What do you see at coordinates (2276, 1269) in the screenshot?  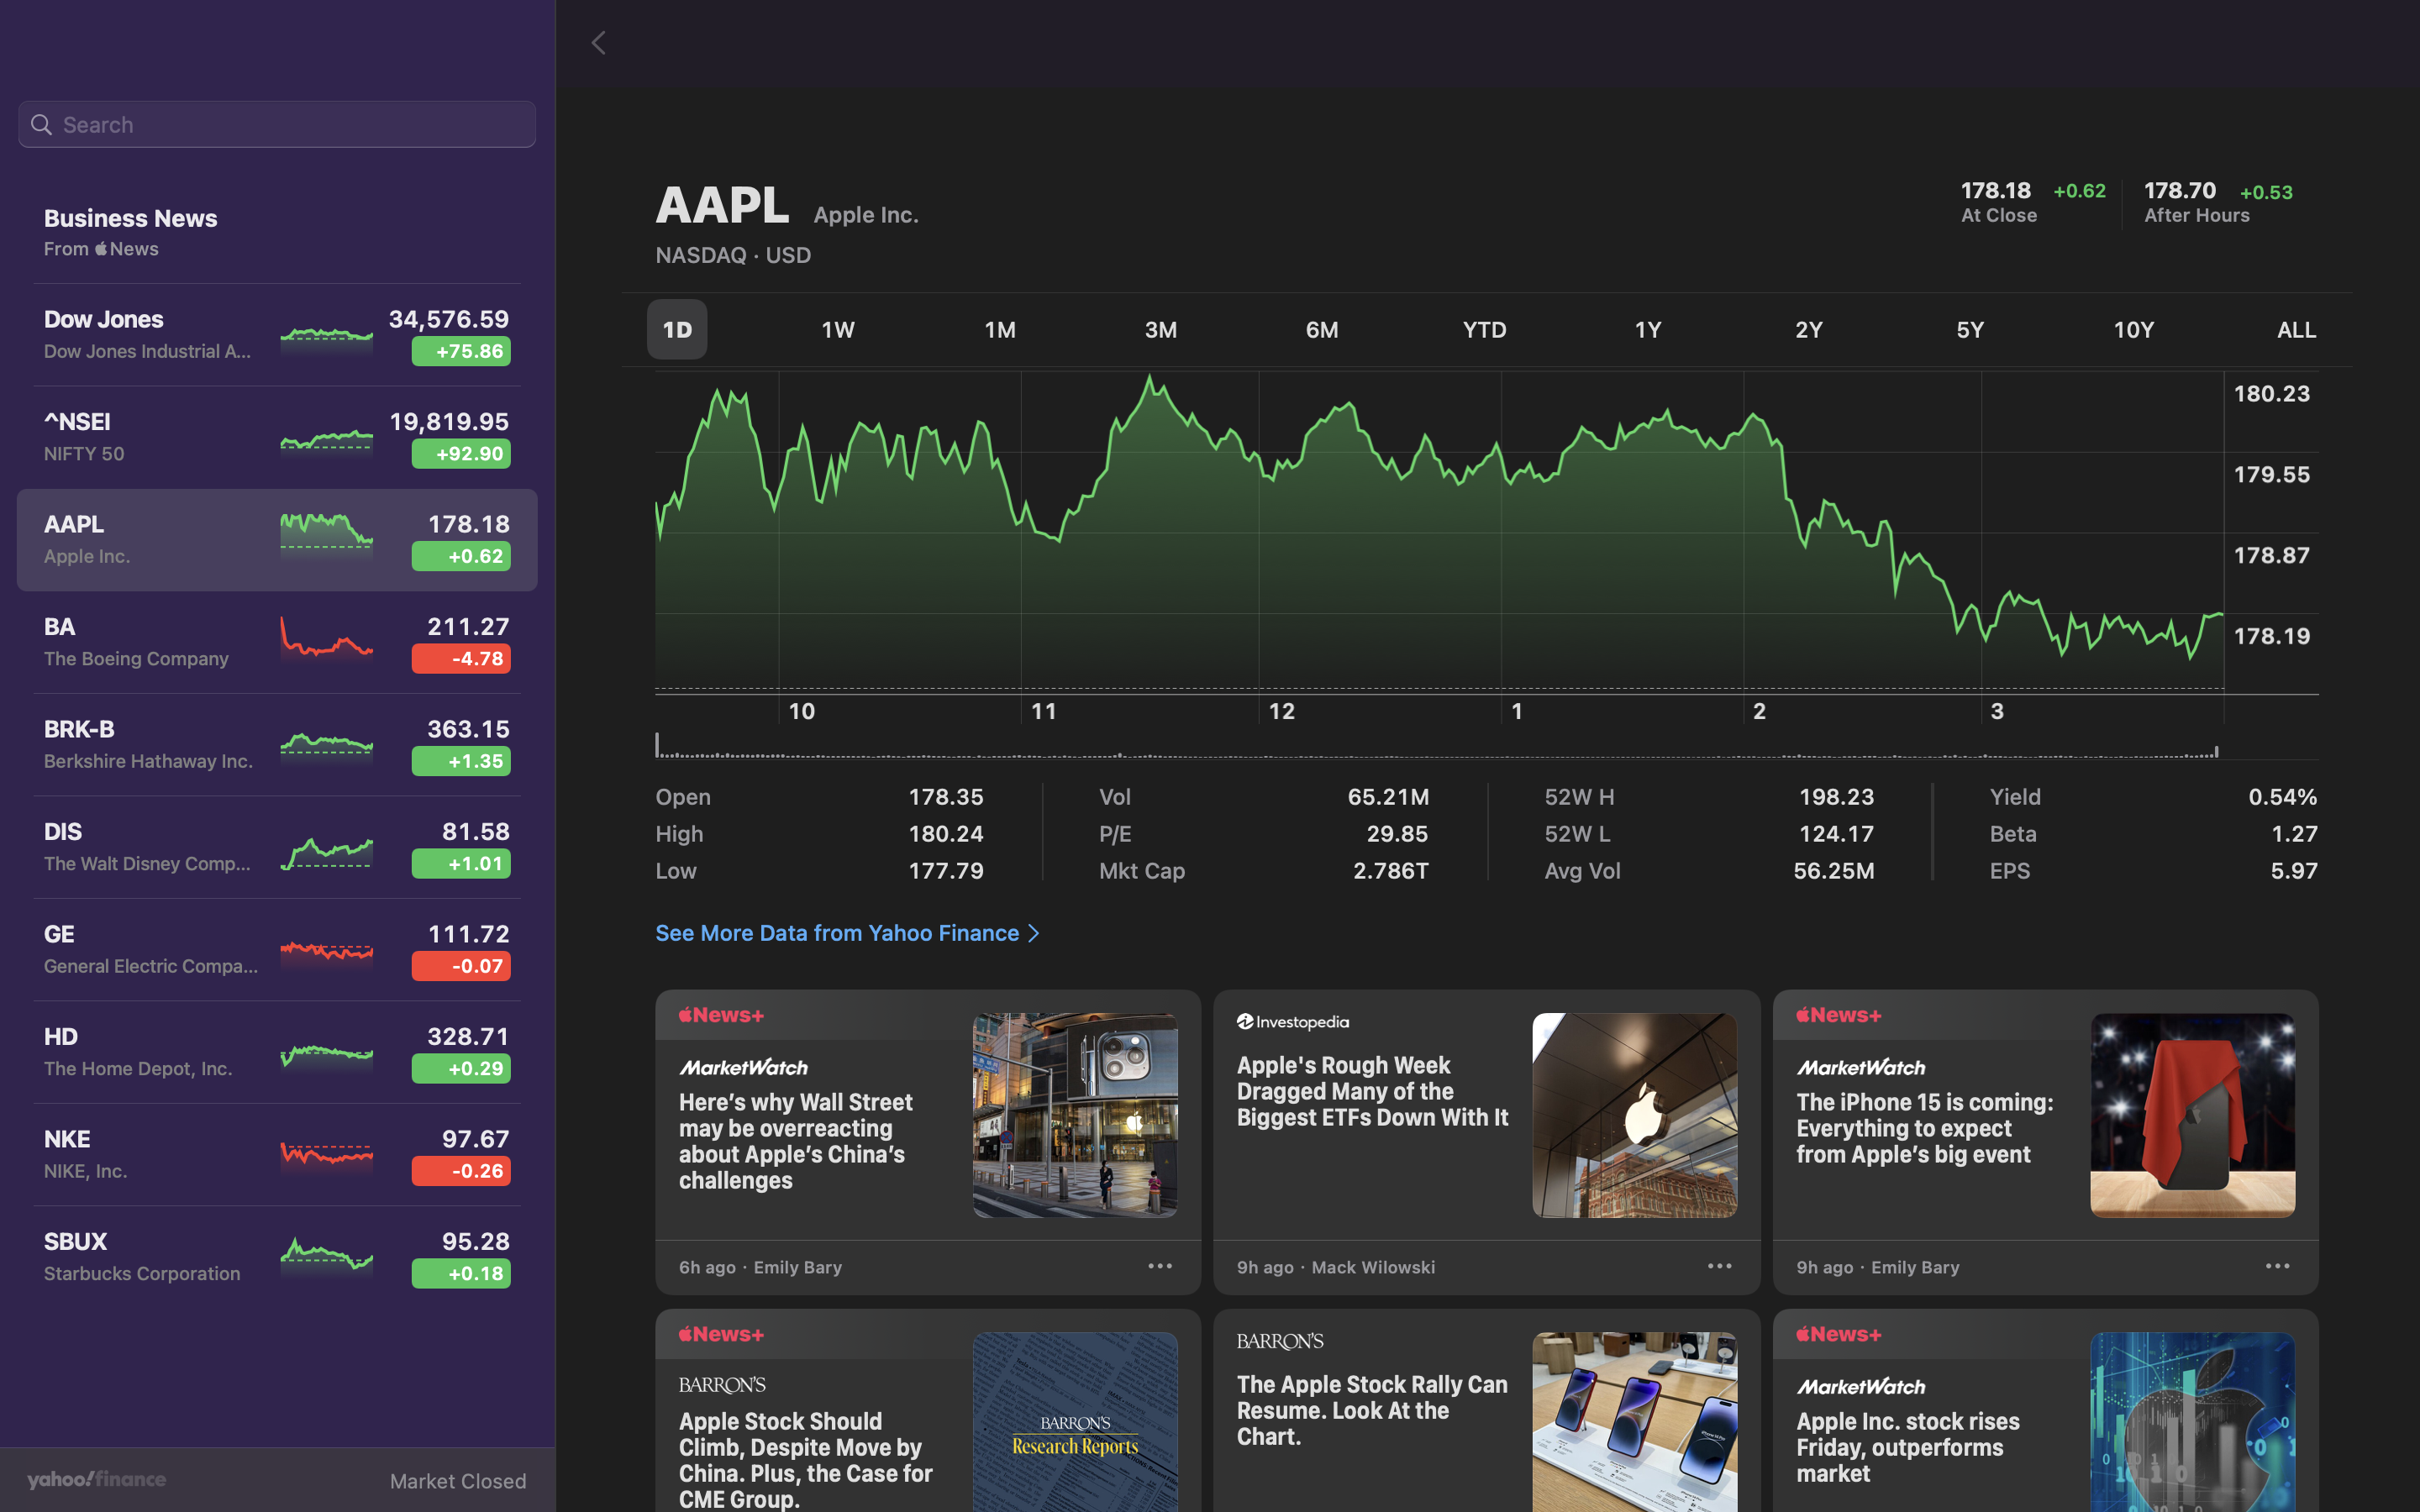 I see `the "3 dots" for more actions` at bounding box center [2276, 1269].